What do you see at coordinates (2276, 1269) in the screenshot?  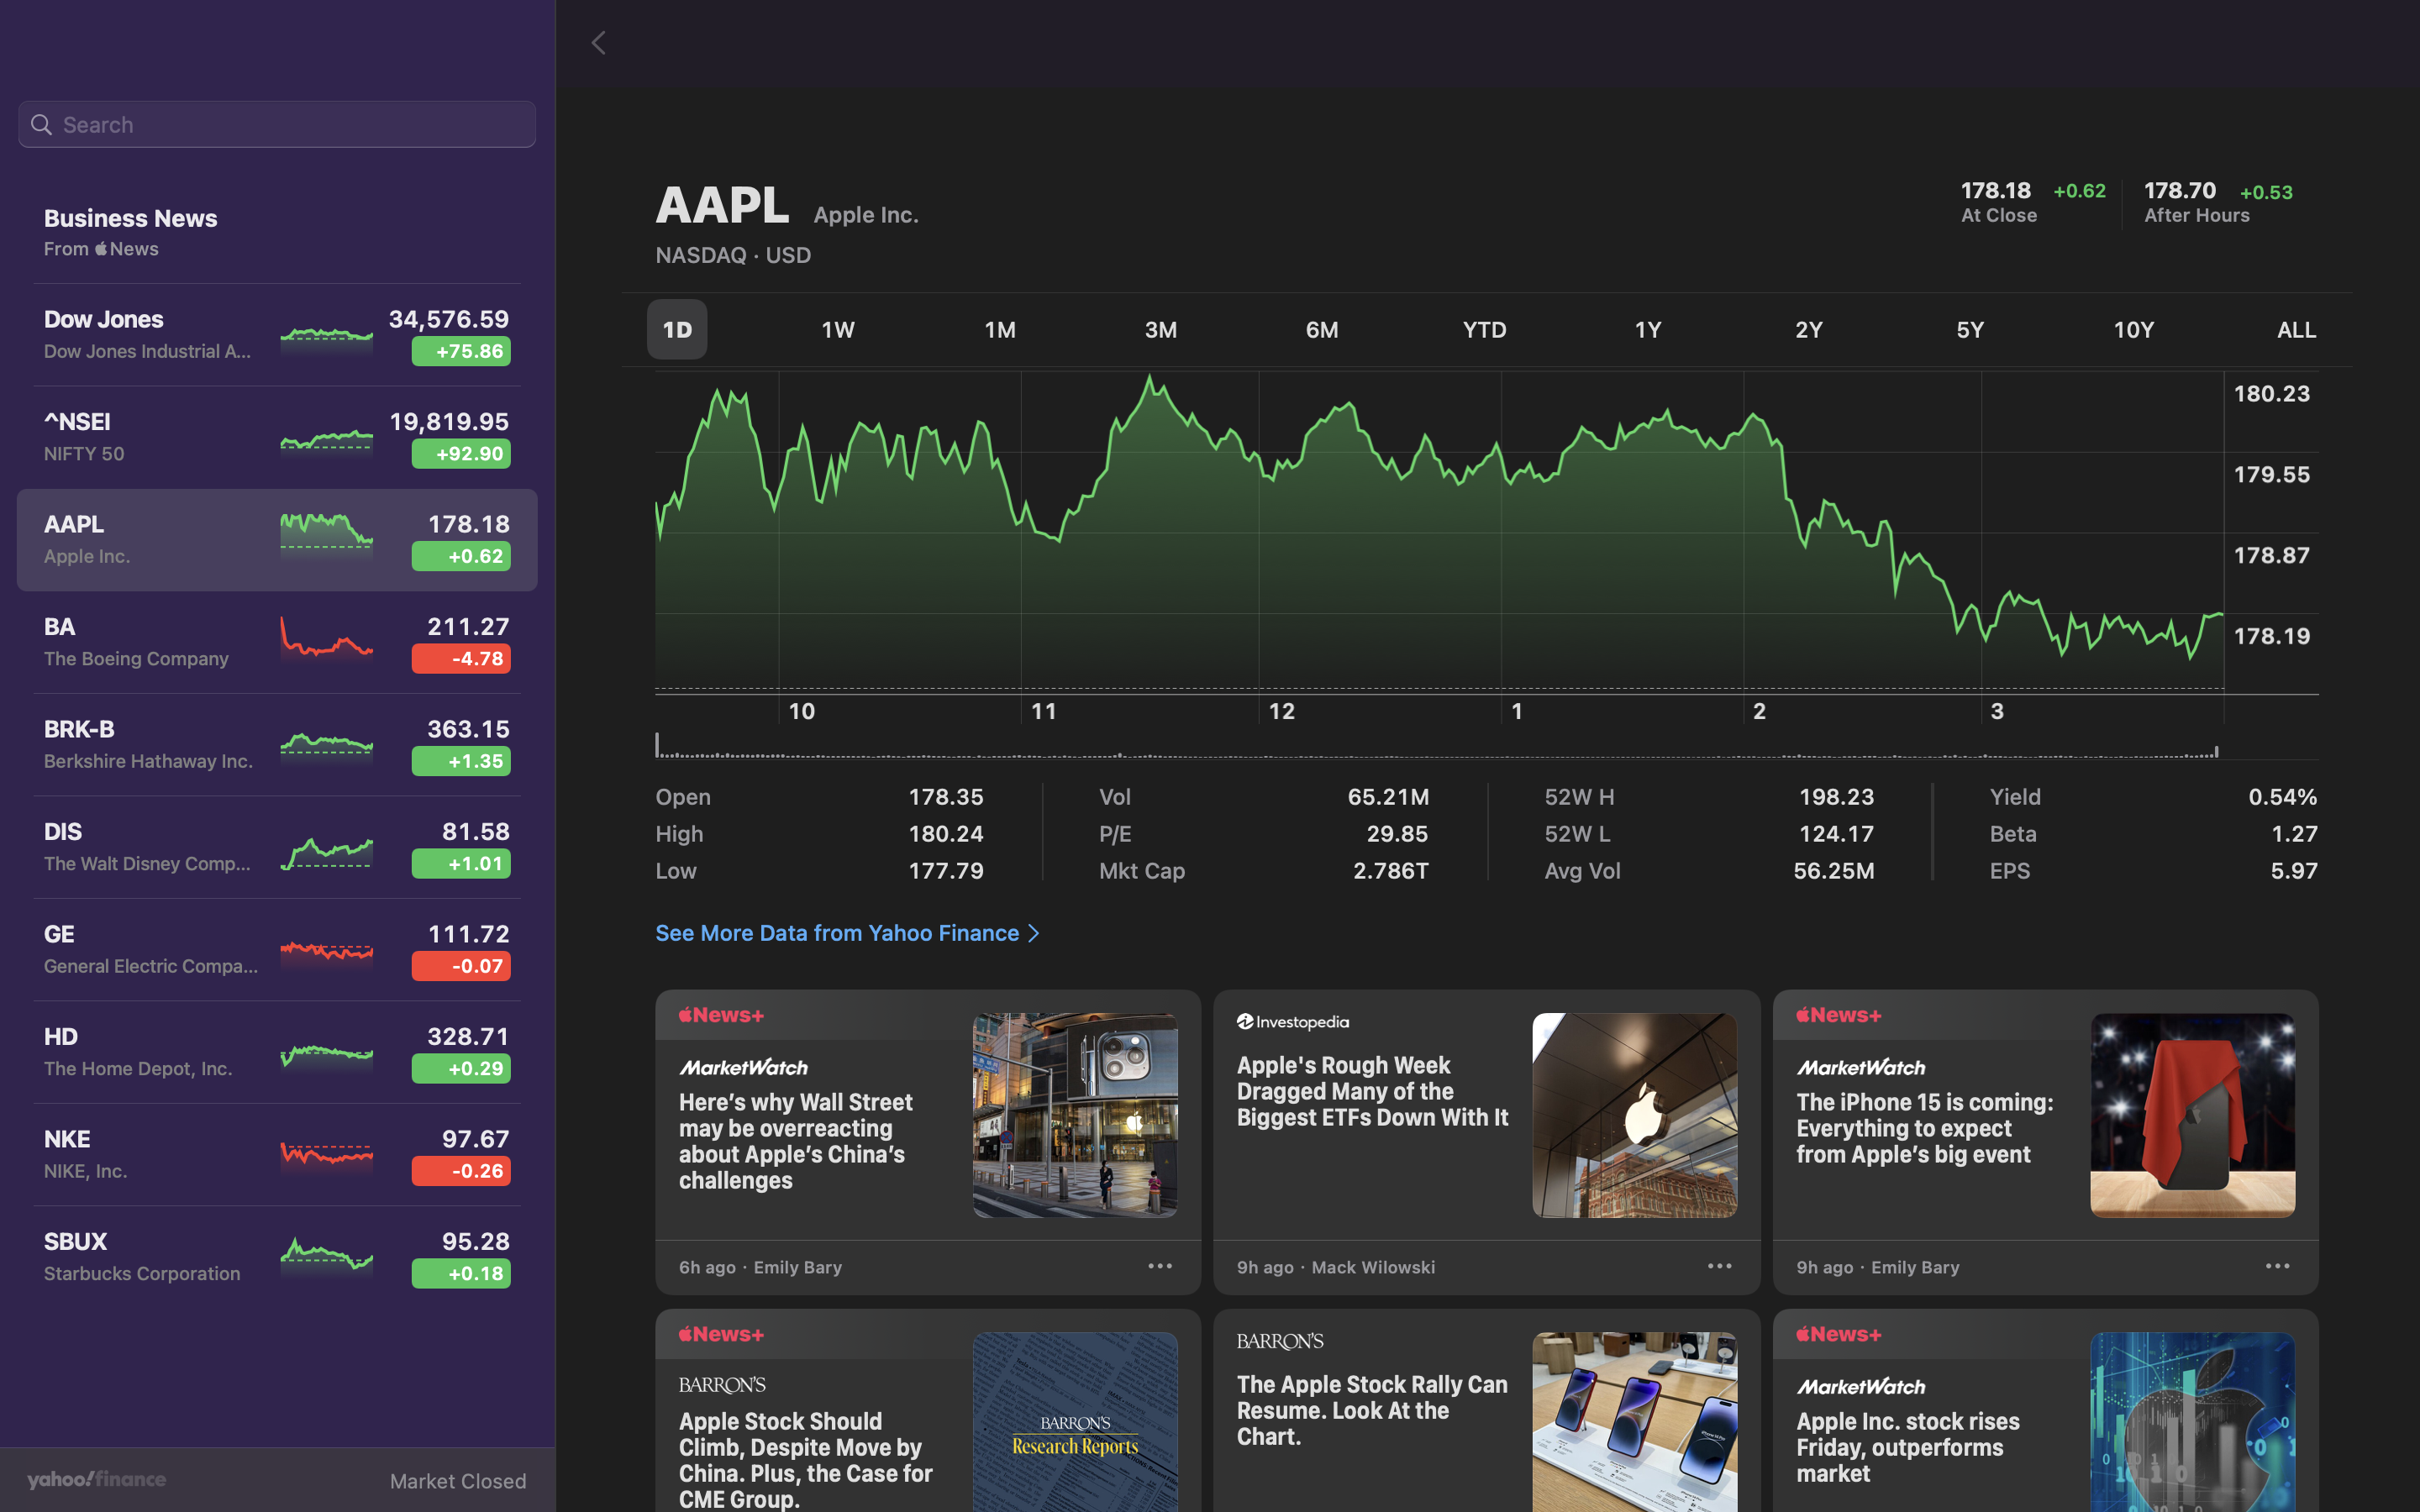 I see `the "3 dots" for more actions` at bounding box center [2276, 1269].